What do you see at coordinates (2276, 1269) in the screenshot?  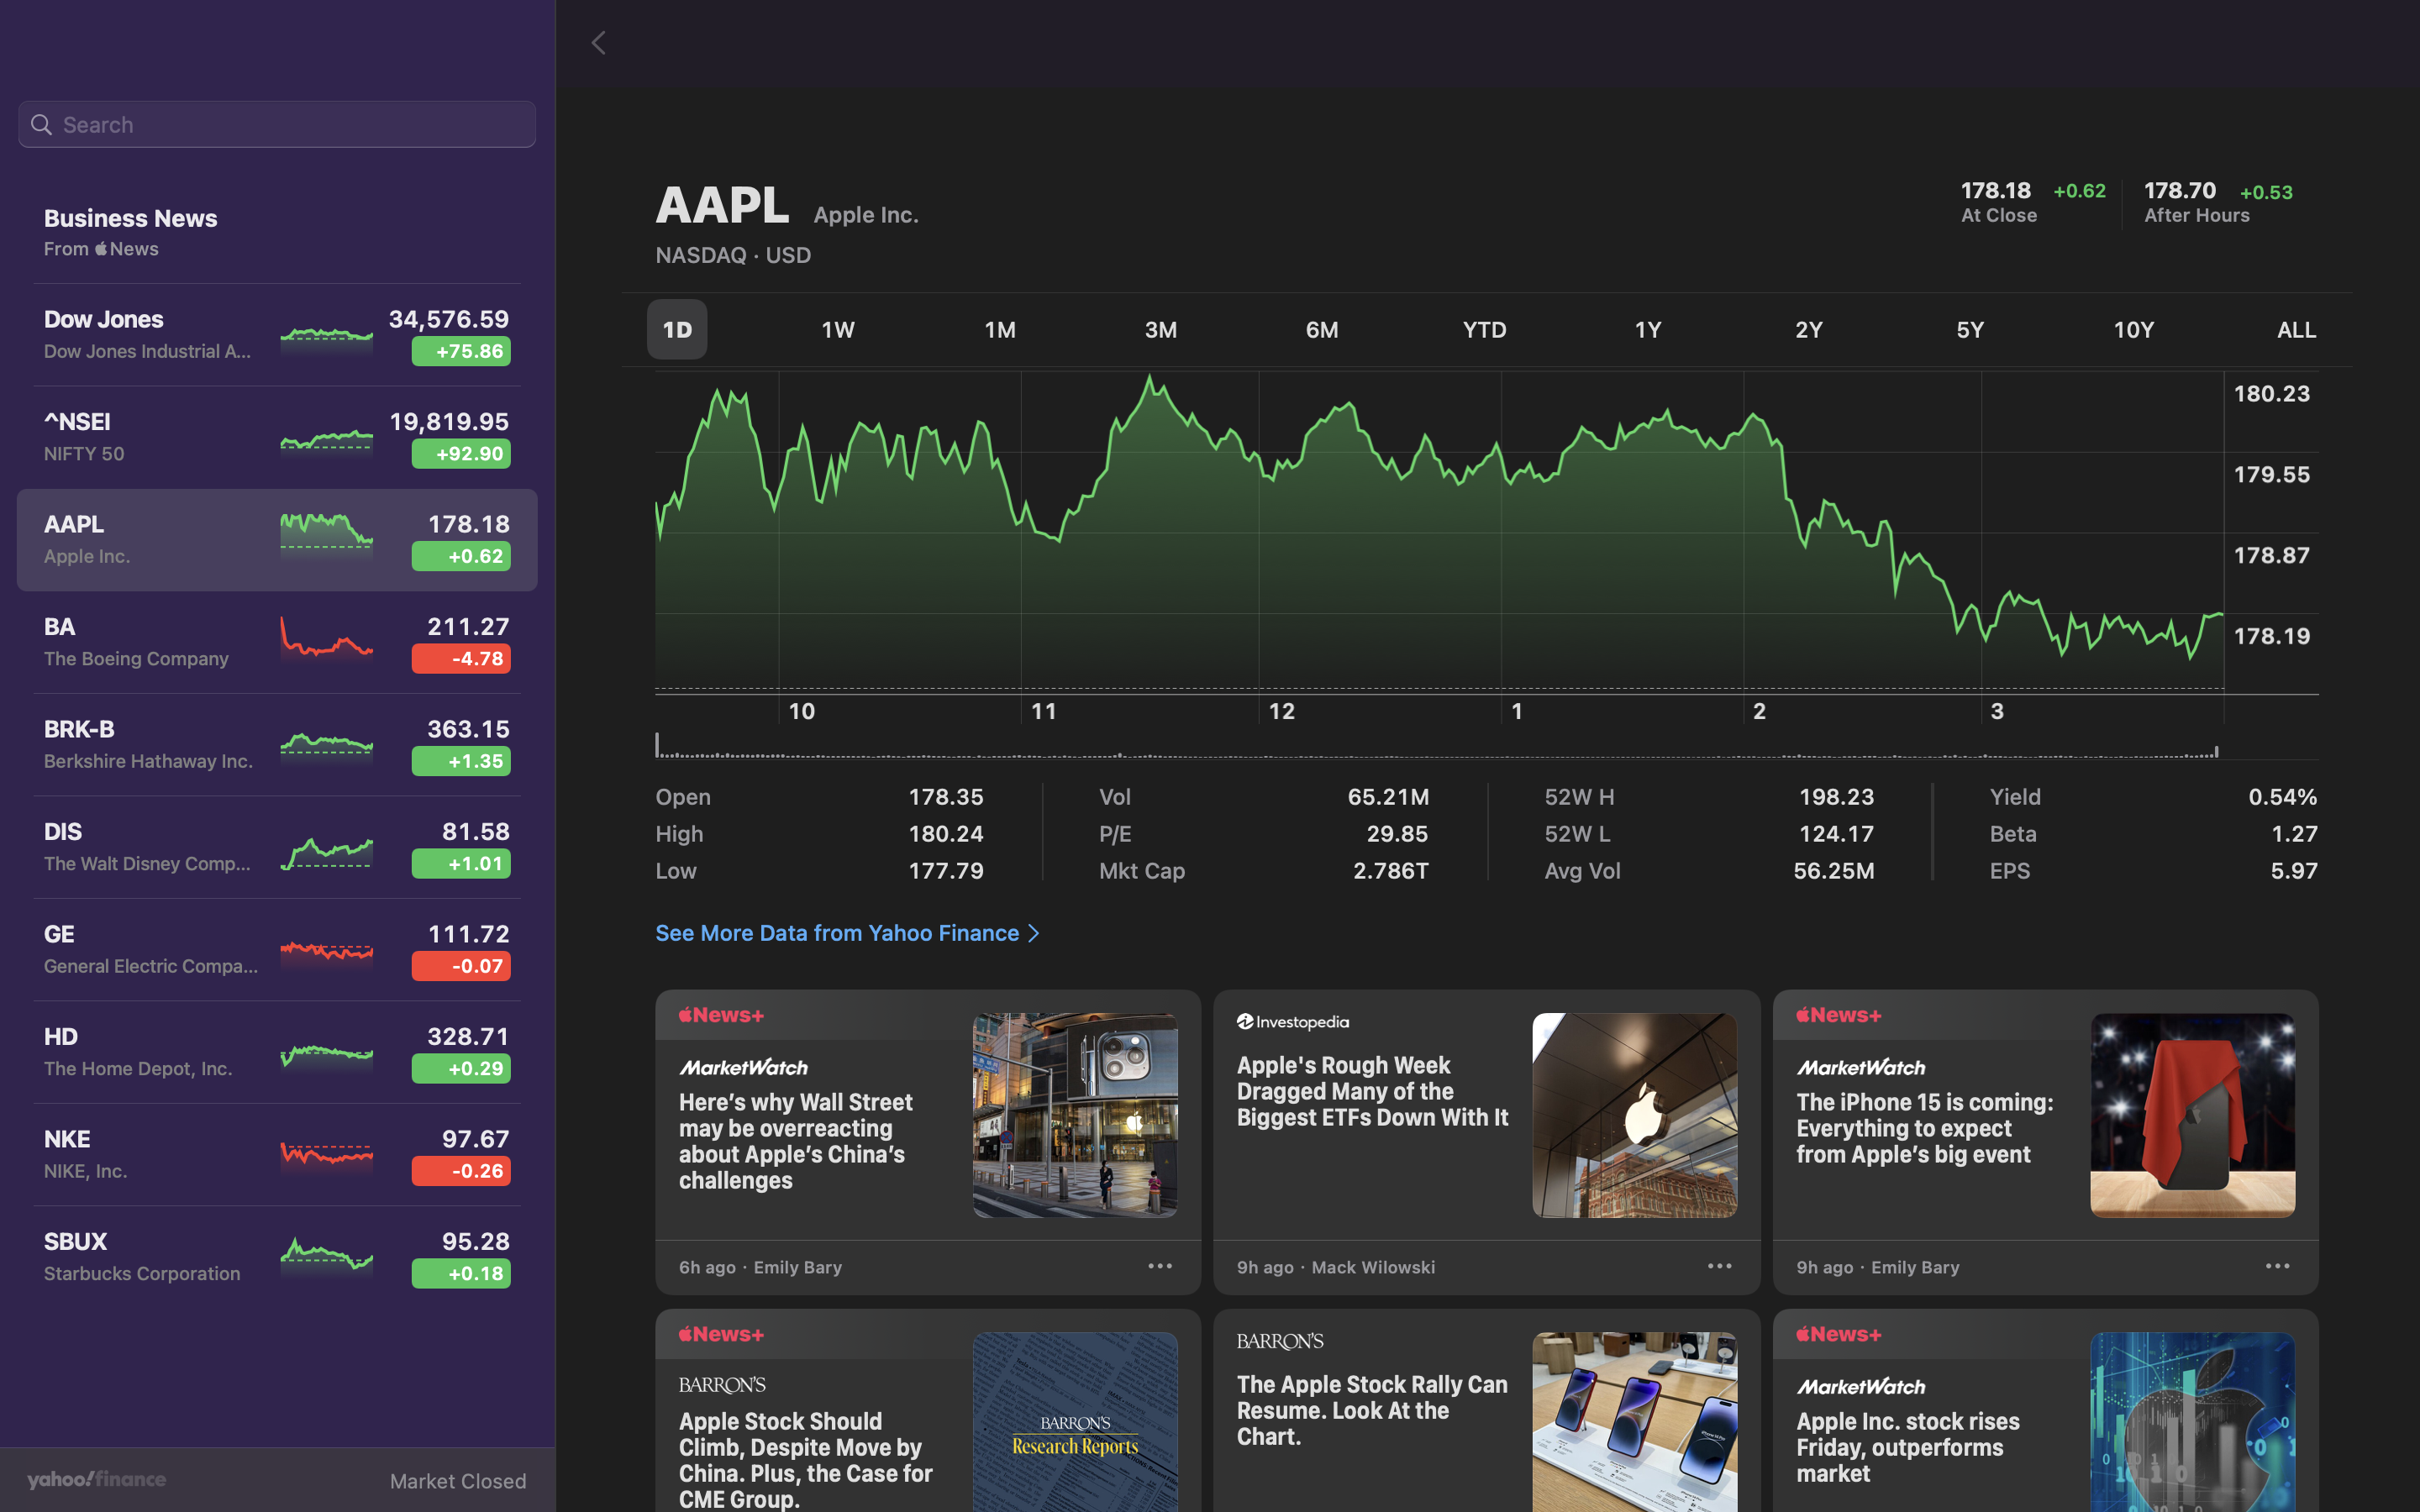 I see `the "3 dots" for more actions` at bounding box center [2276, 1269].